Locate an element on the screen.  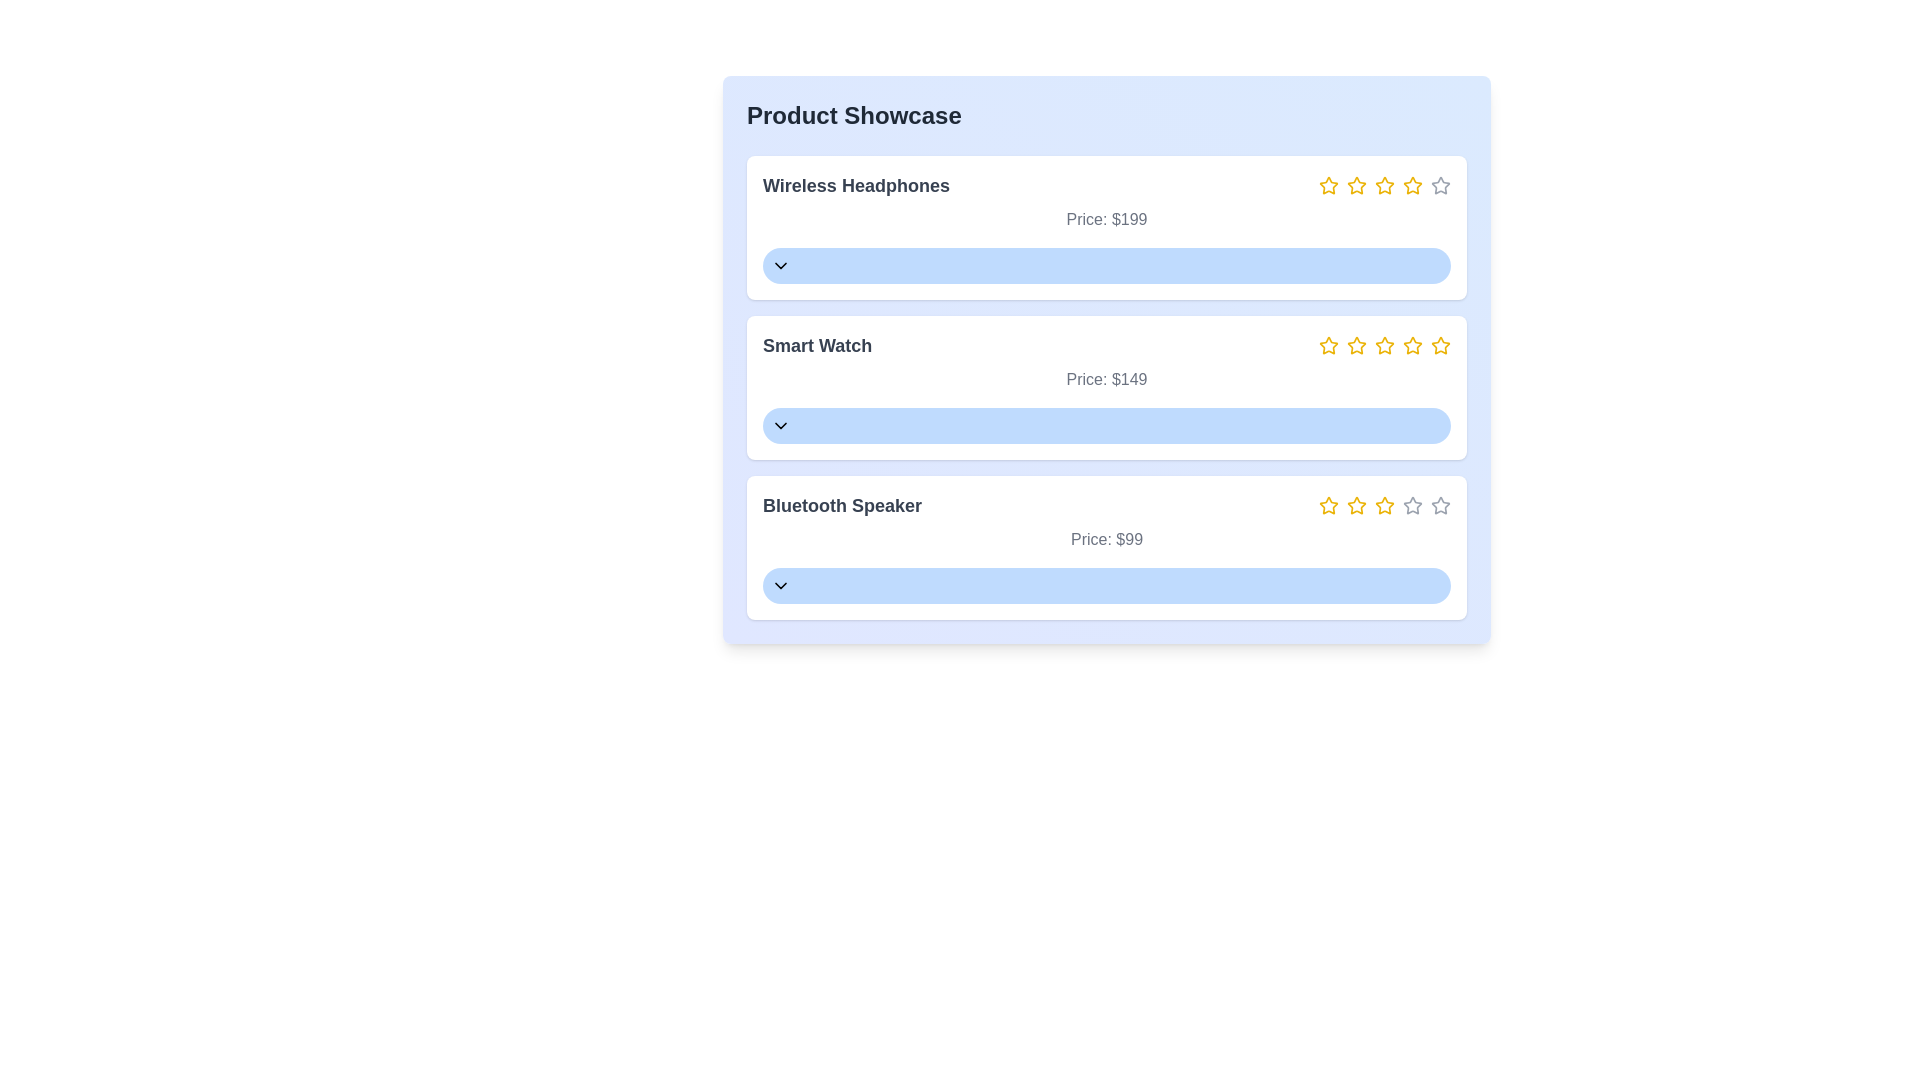
properties of the fifth star icon in the rating component for the second product under the 'Smart Watch' section is located at coordinates (1440, 345).